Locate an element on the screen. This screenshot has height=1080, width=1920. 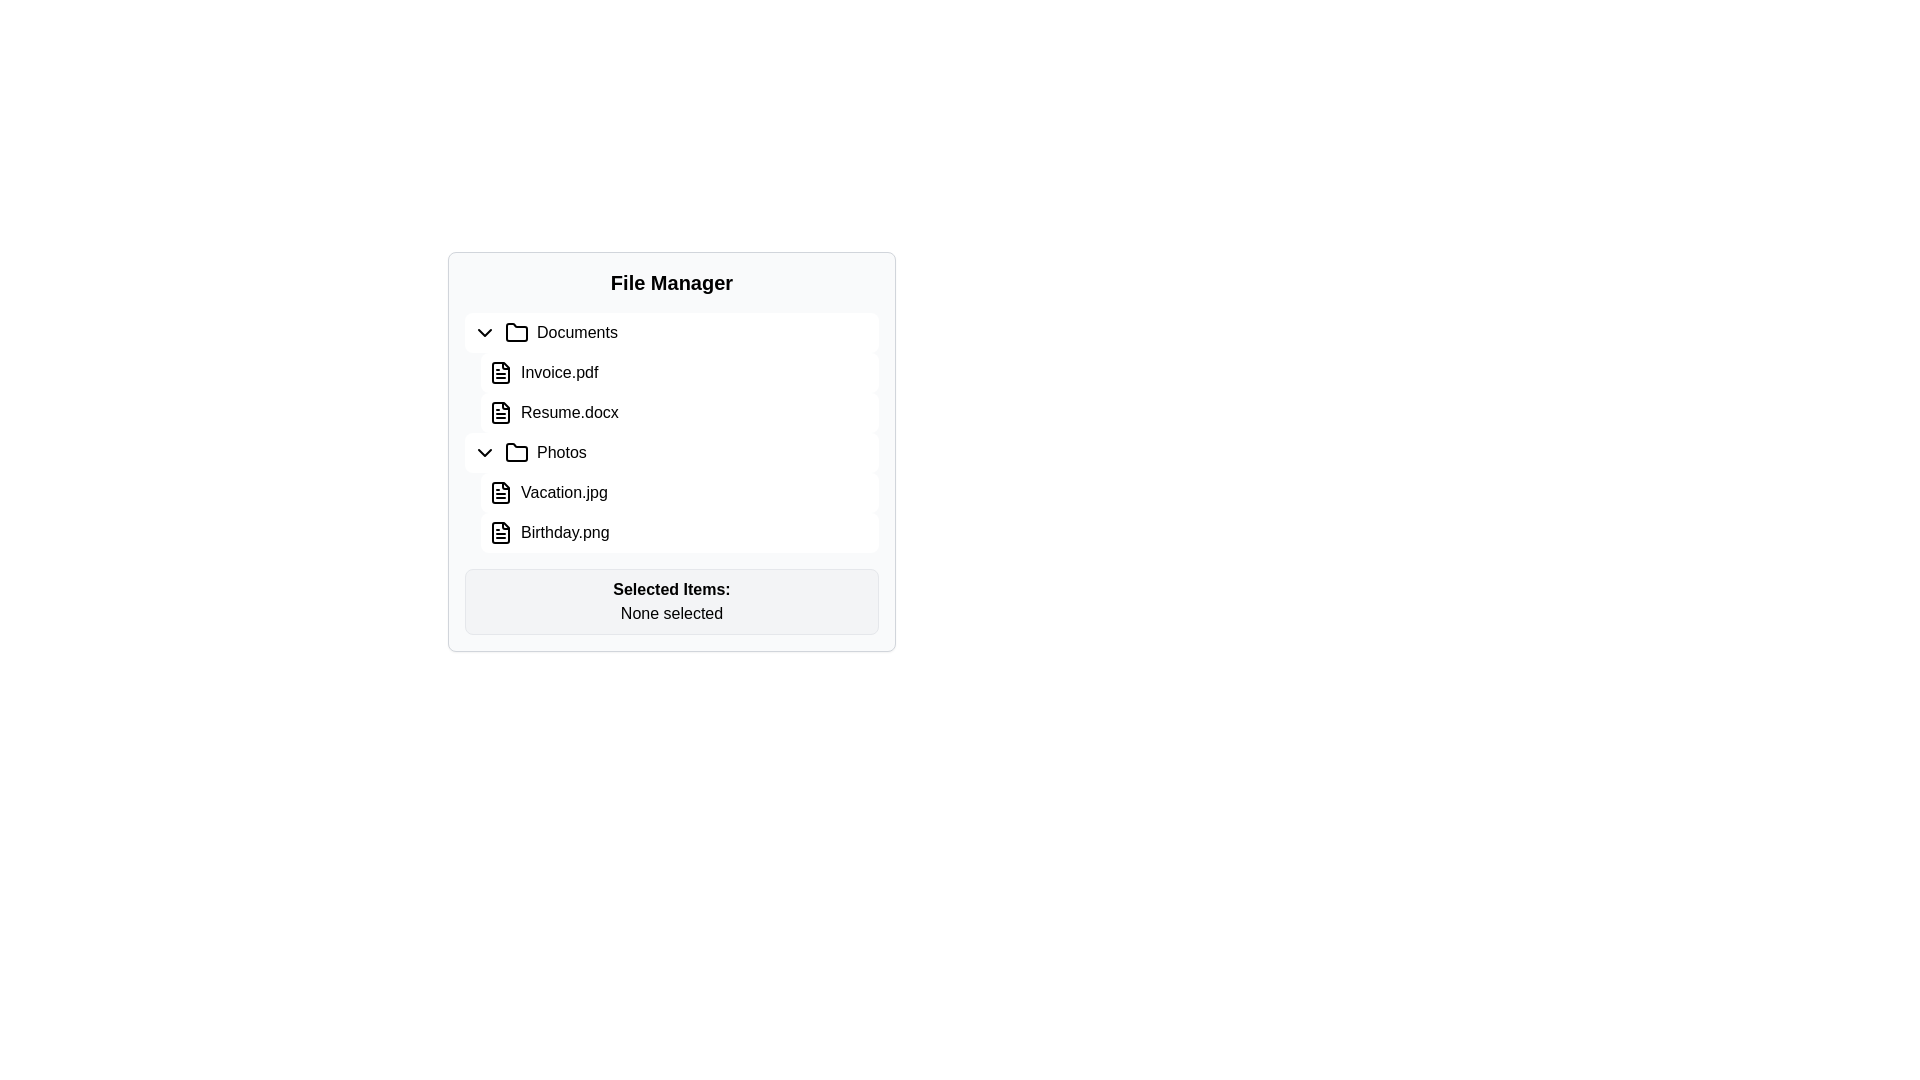
the 'Invoice.pdf' file entry item in the Documents folder is located at coordinates (672, 373).